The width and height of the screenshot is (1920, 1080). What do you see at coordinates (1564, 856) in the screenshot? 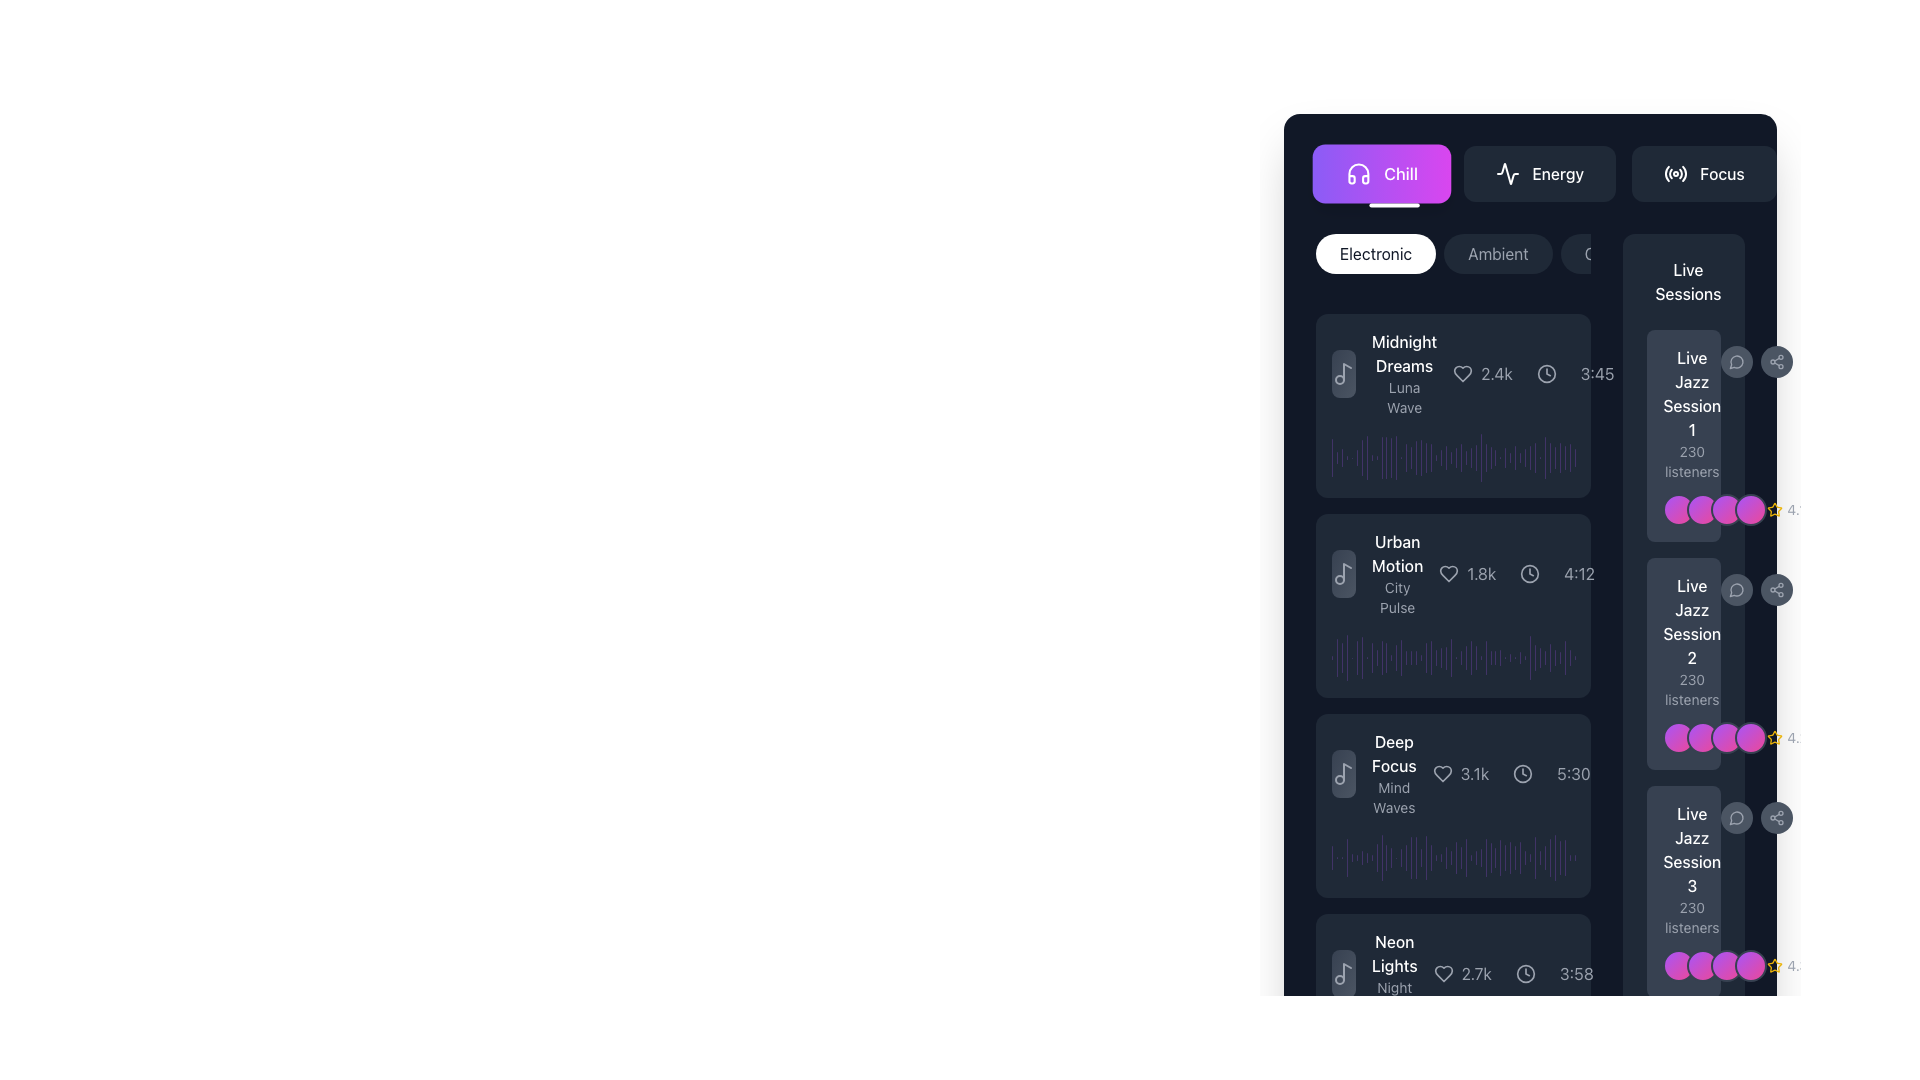
I see `the representation of the second to last vertical Indicator bar with rounded edges, light purple color, and semi-transparent appearance in the 'Live Jazz Session 2' interface` at bounding box center [1564, 856].